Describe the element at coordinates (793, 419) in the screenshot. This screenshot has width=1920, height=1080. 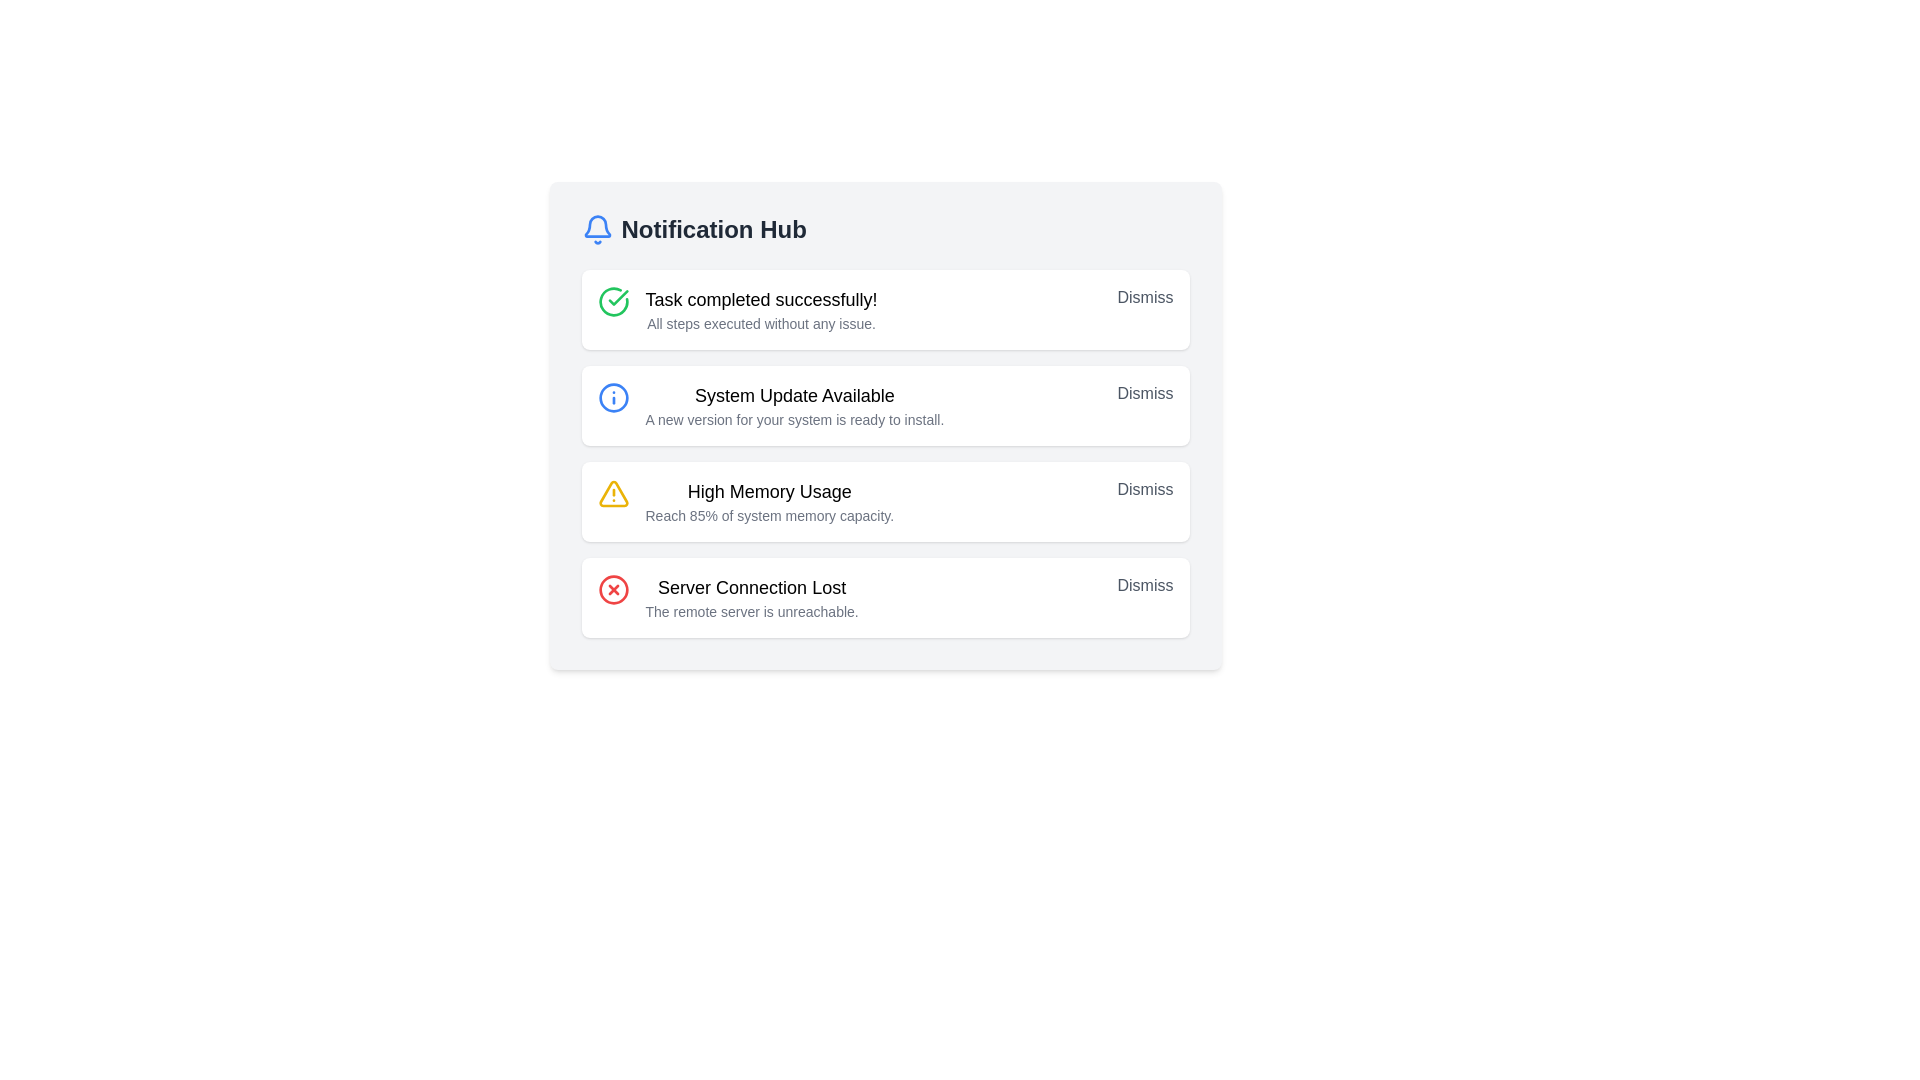
I see `the descriptive message text that provides details about the available system update, located below the title 'System Update Available' in the second notification section` at that location.